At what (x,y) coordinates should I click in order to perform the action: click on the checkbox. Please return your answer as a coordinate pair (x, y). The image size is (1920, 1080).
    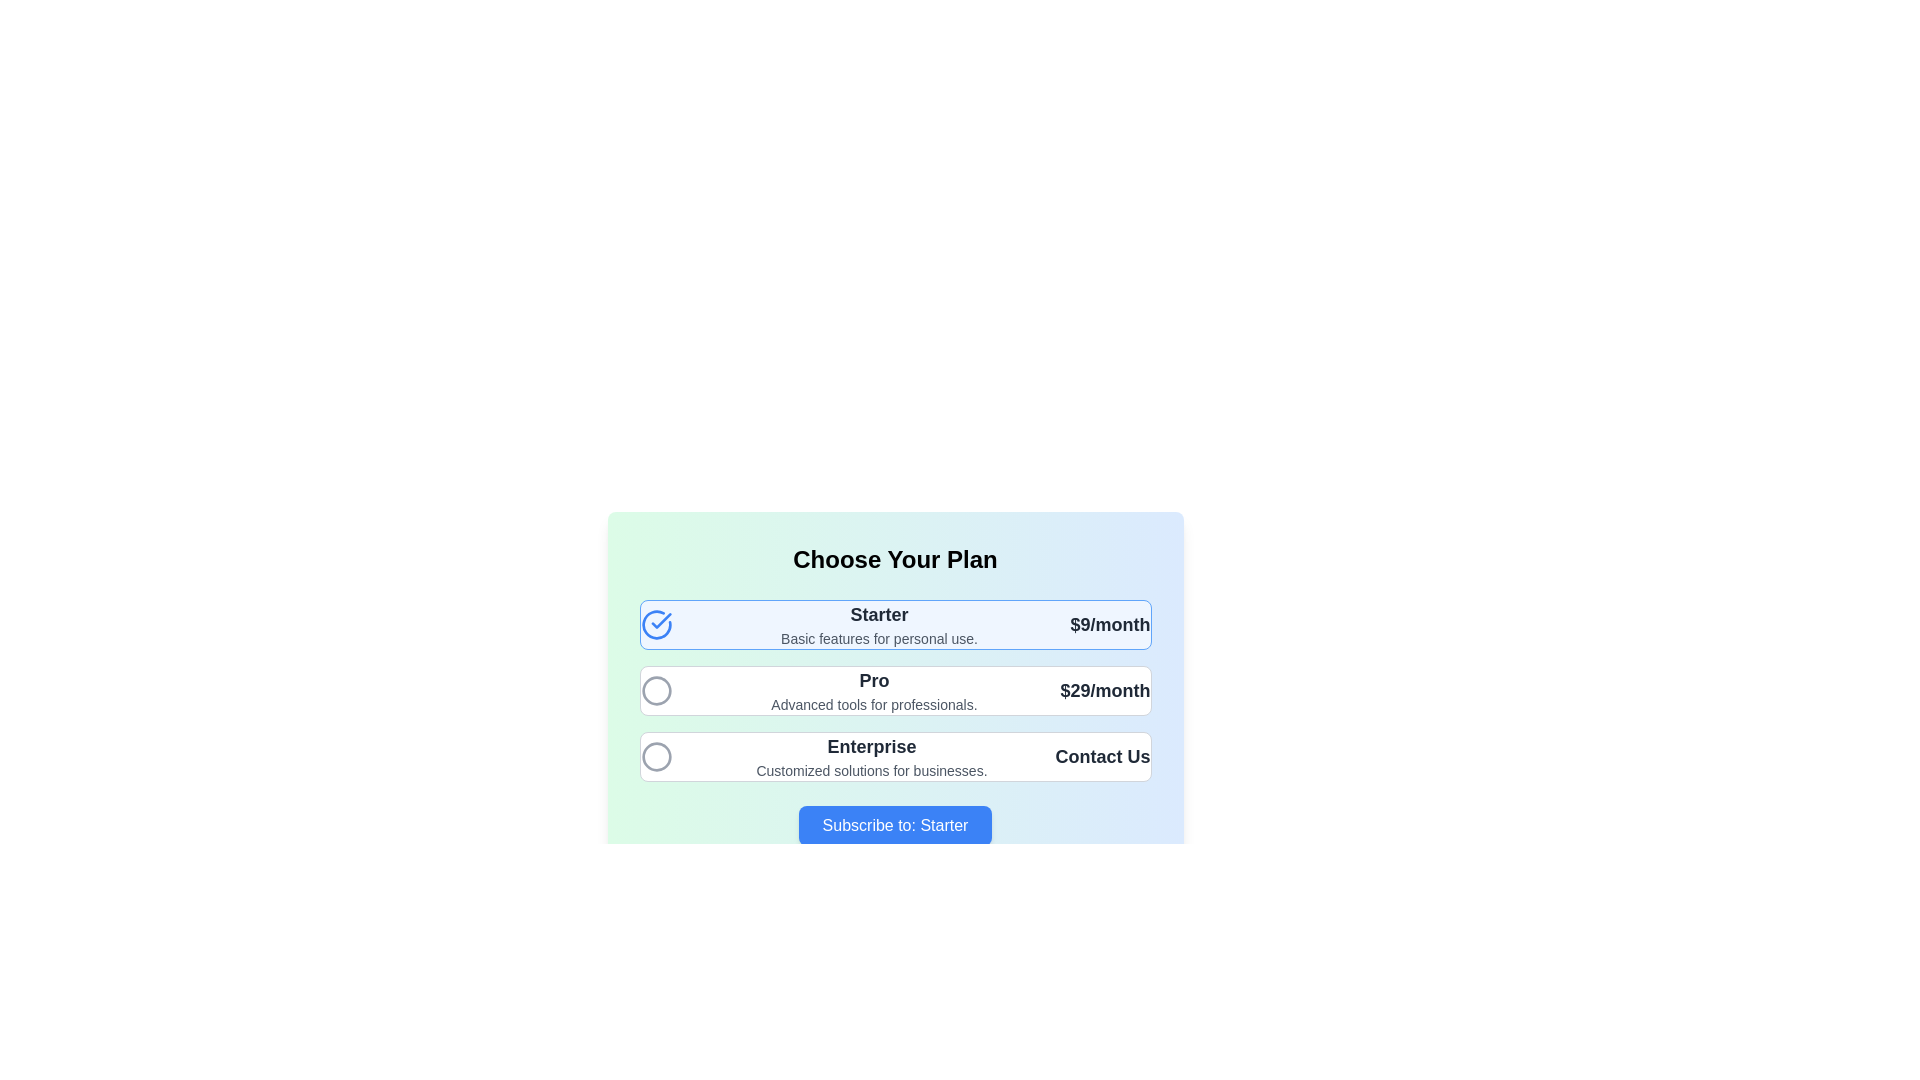
    Looking at the image, I should click on (656, 623).